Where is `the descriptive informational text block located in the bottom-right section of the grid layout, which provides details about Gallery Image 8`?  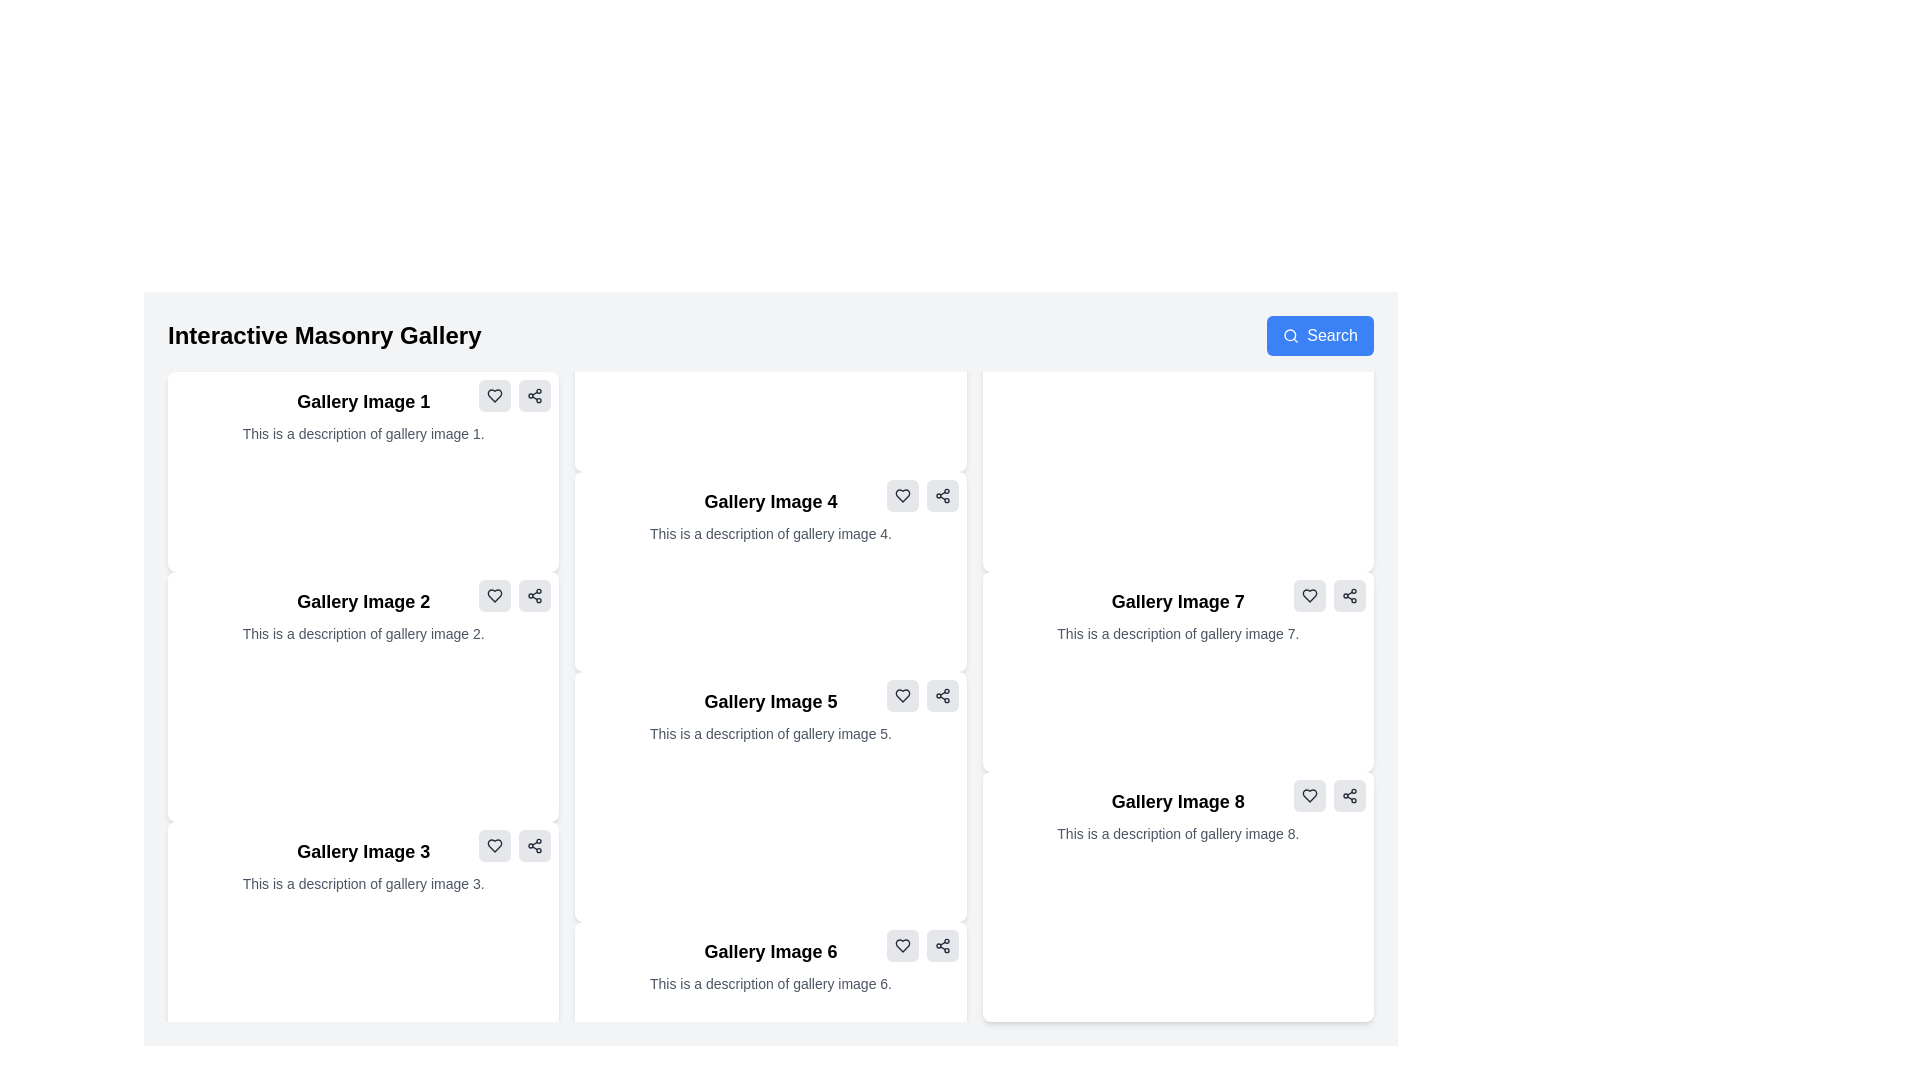
the descriptive informational text block located in the bottom-right section of the grid layout, which provides details about Gallery Image 8 is located at coordinates (1178, 816).